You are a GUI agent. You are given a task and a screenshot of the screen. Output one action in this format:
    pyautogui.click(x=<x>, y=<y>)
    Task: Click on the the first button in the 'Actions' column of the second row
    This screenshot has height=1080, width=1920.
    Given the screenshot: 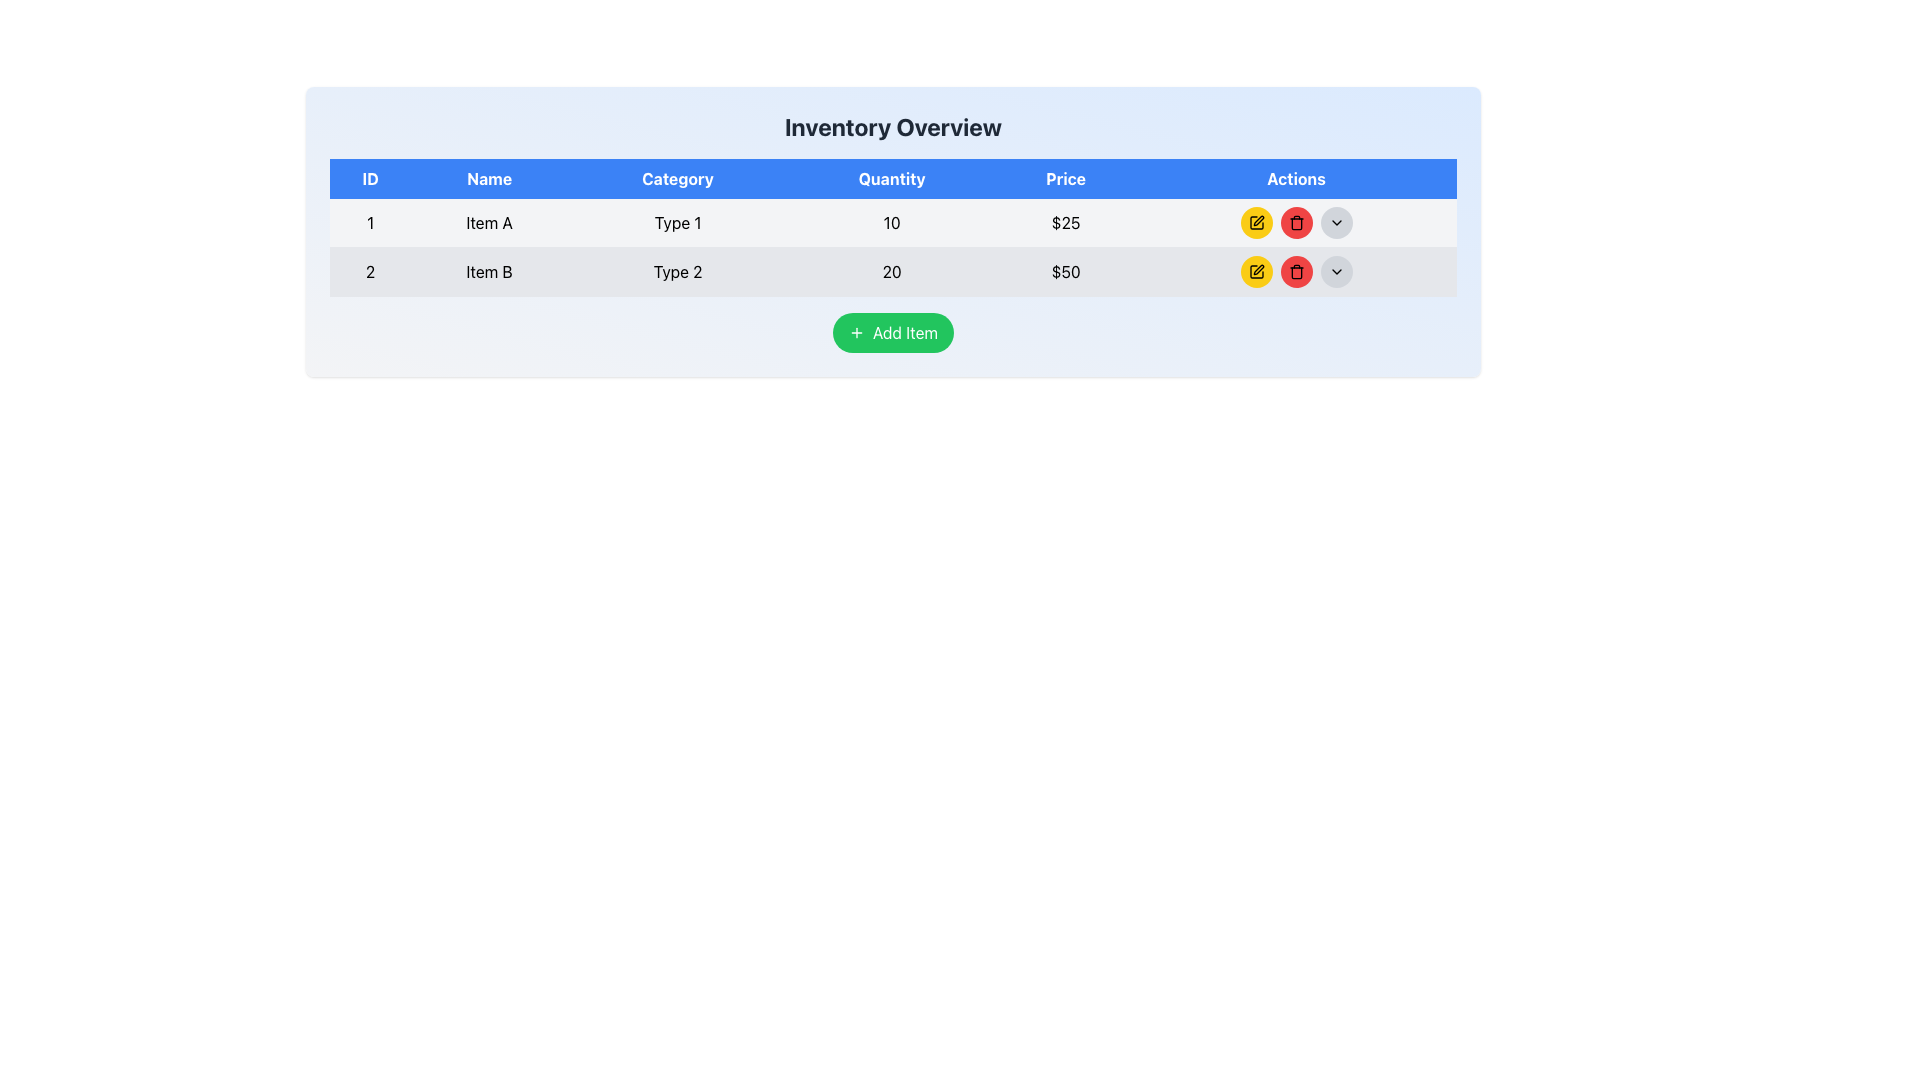 What is the action you would take?
    pyautogui.click(x=1255, y=272)
    